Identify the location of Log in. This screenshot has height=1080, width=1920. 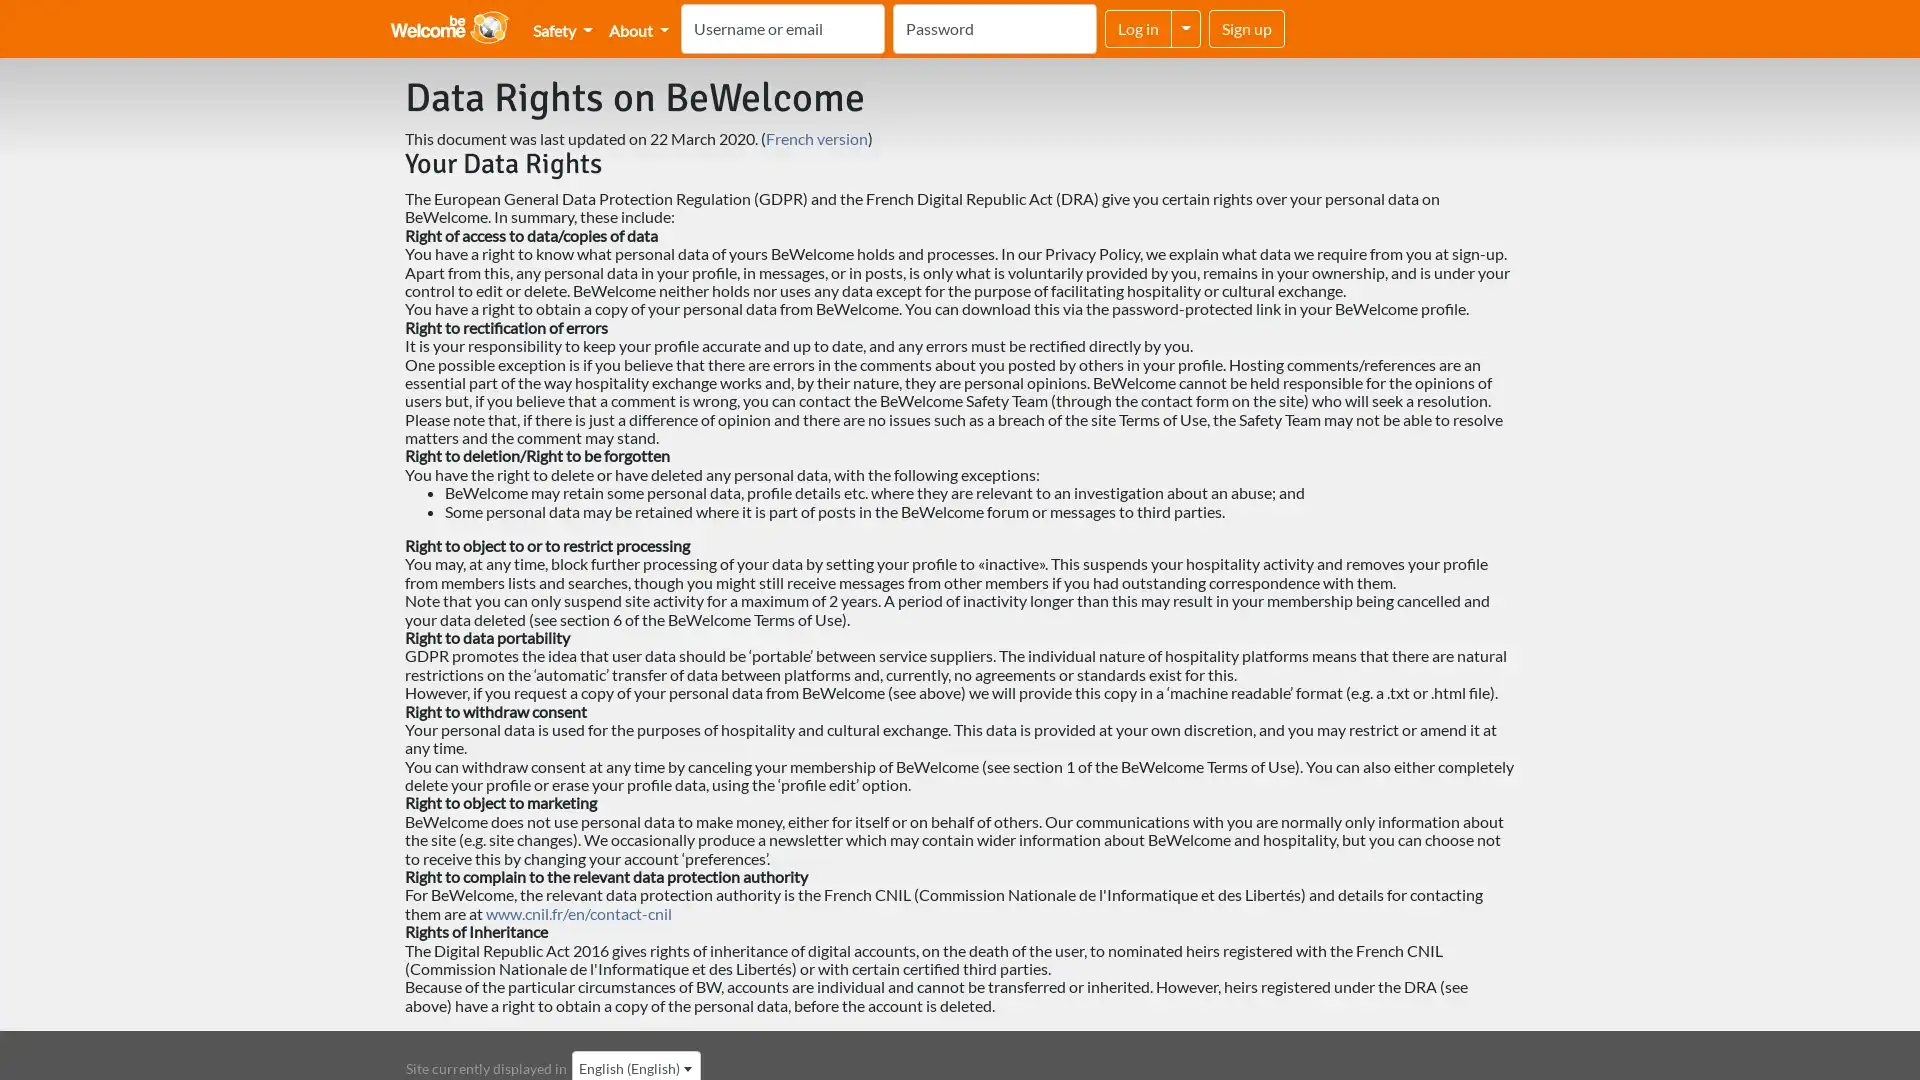
(1138, 29).